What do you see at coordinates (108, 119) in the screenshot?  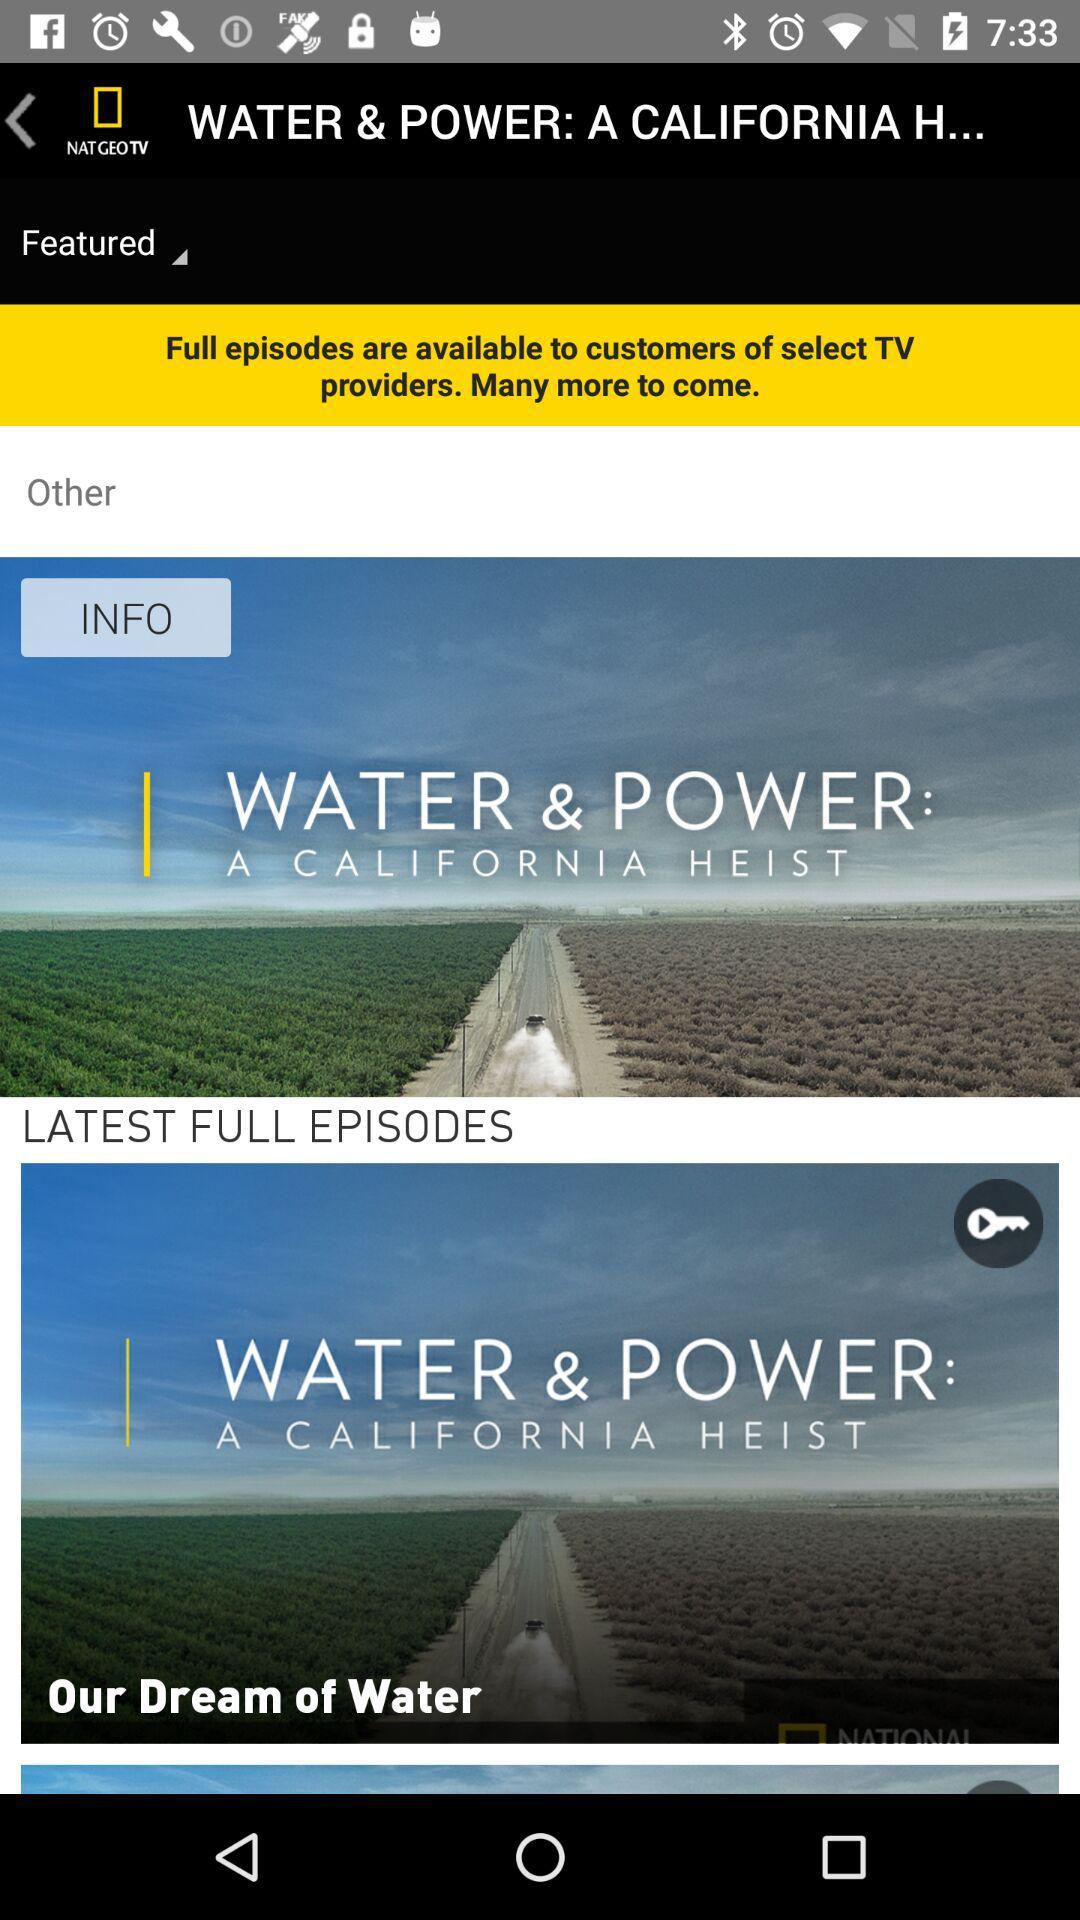 I see `national geography tv` at bounding box center [108, 119].